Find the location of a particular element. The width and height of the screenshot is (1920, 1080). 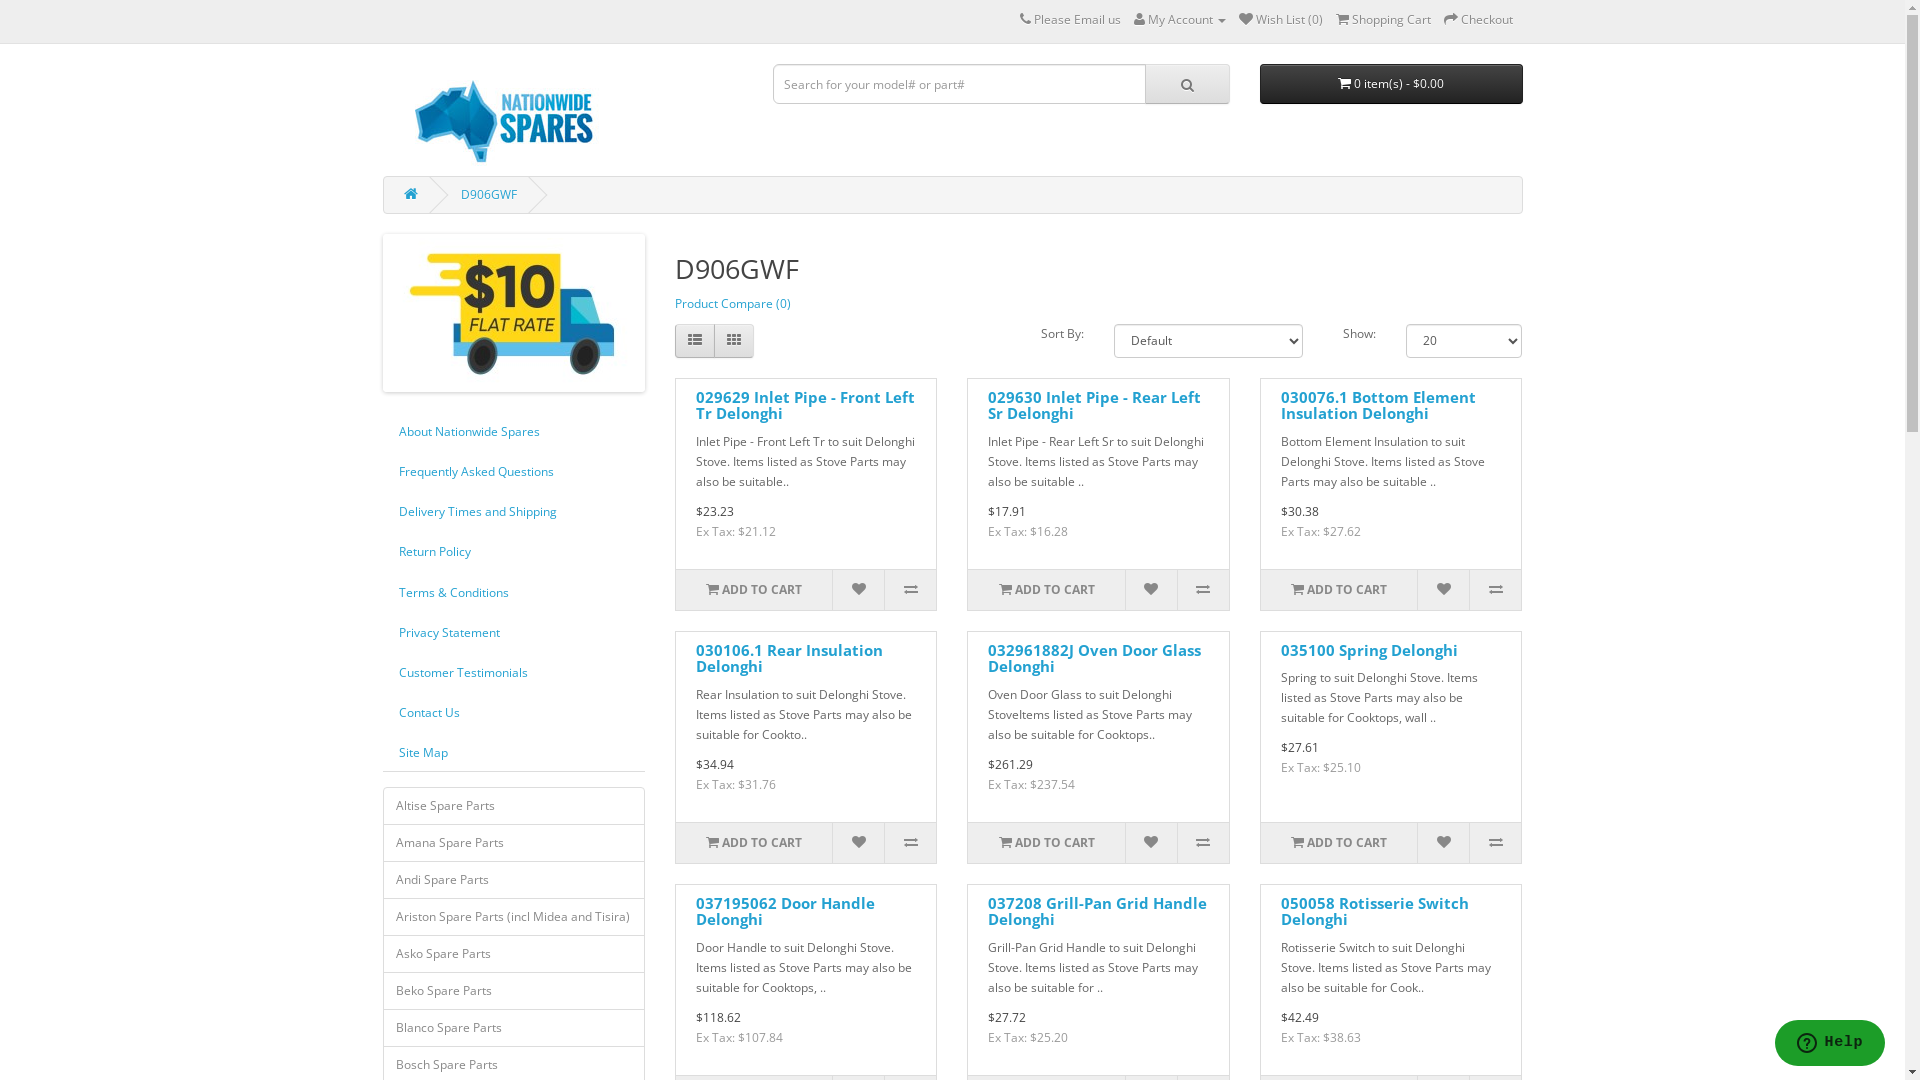

'Terms & Conditions' is located at coordinates (512, 591).